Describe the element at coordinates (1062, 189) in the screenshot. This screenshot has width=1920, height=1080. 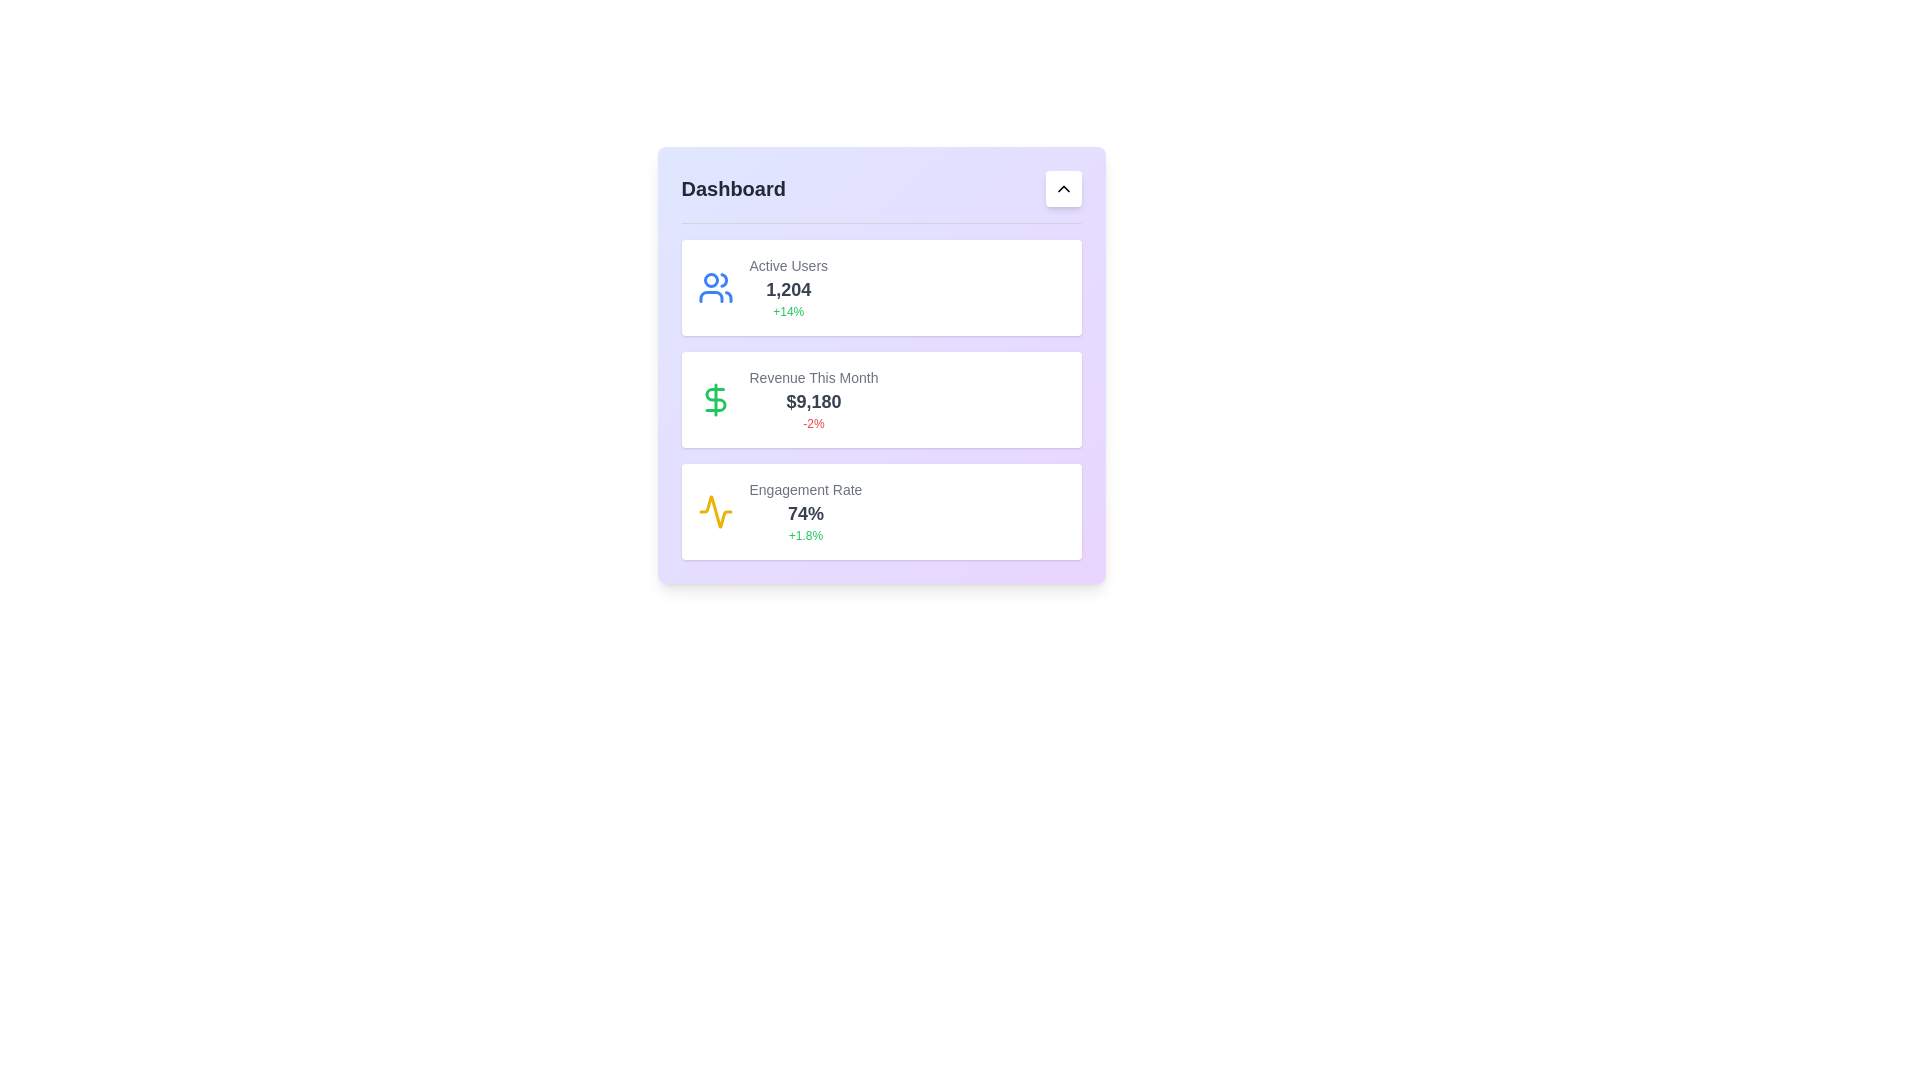
I see `the chevron icon located in the top-right corner of the card` at that location.